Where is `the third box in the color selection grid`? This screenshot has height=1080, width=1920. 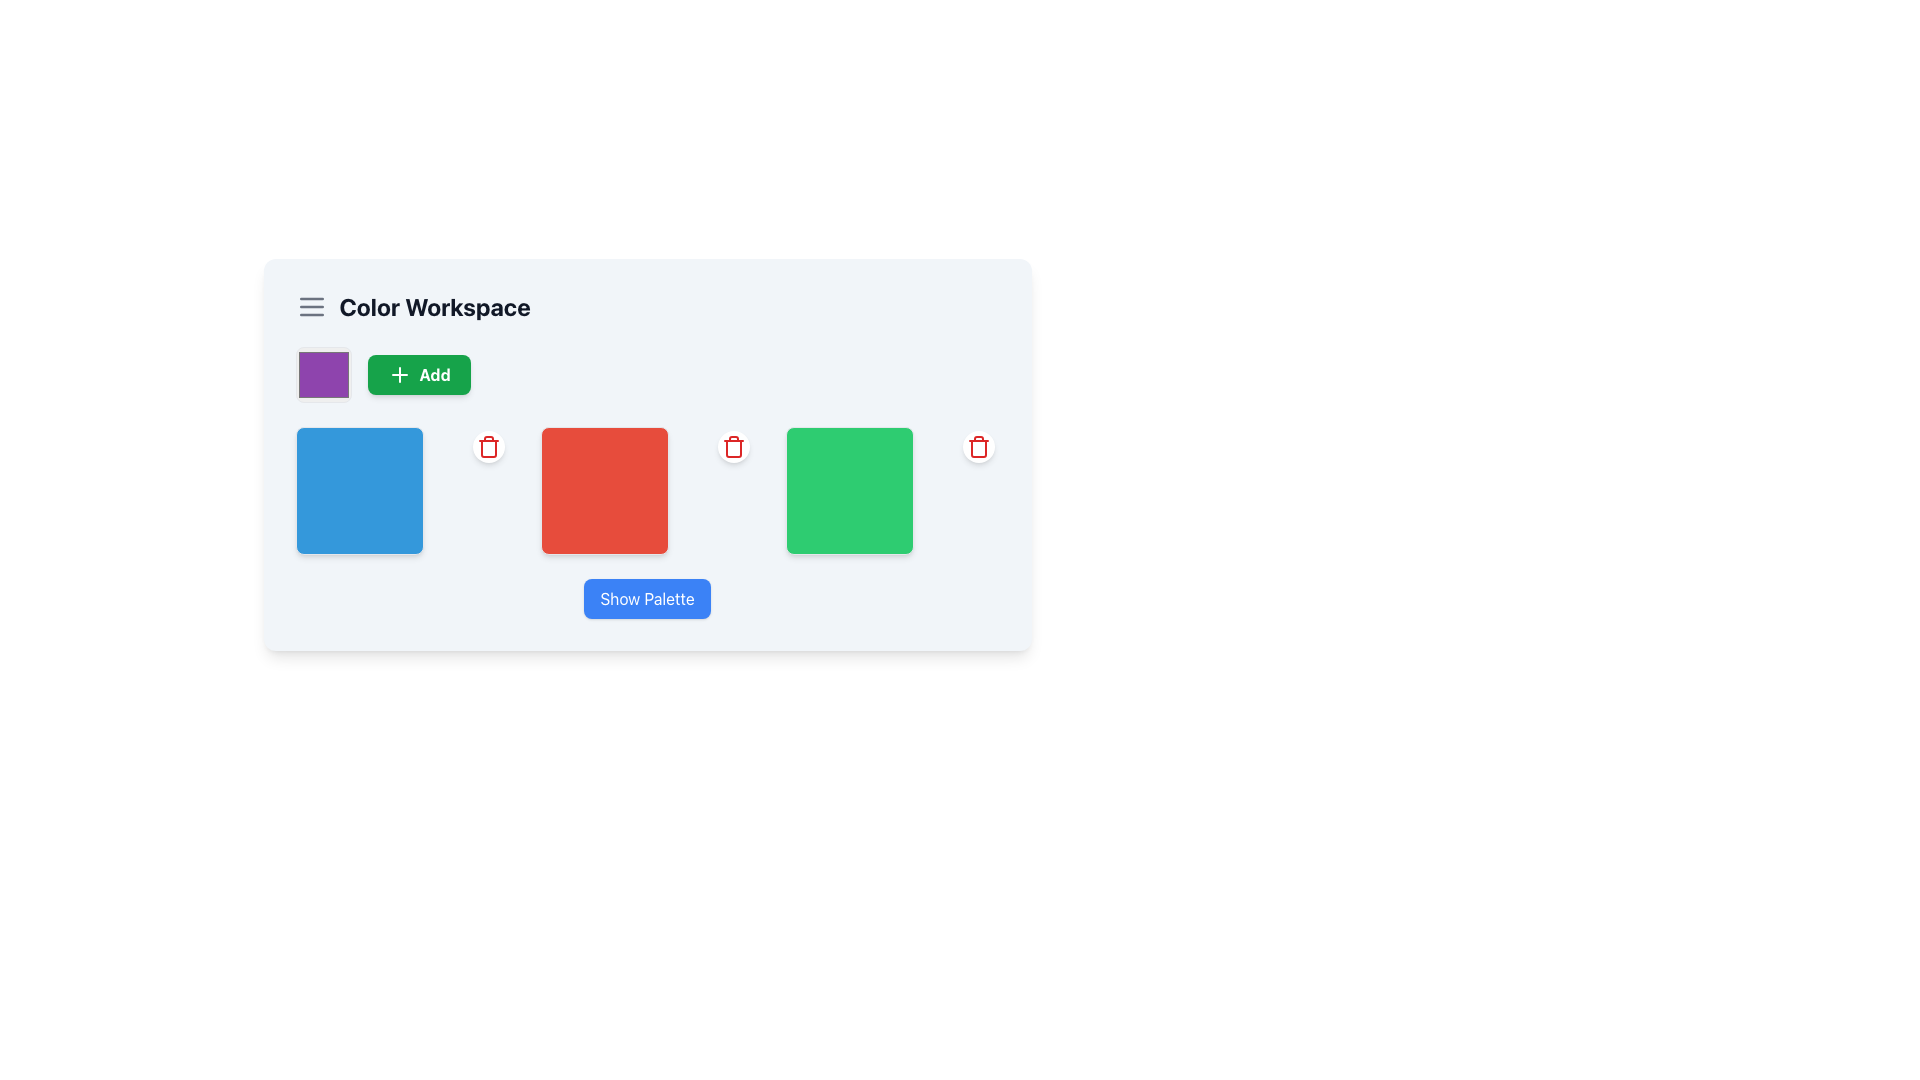
the third box in the color selection grid is located at coordinates (891, 490).